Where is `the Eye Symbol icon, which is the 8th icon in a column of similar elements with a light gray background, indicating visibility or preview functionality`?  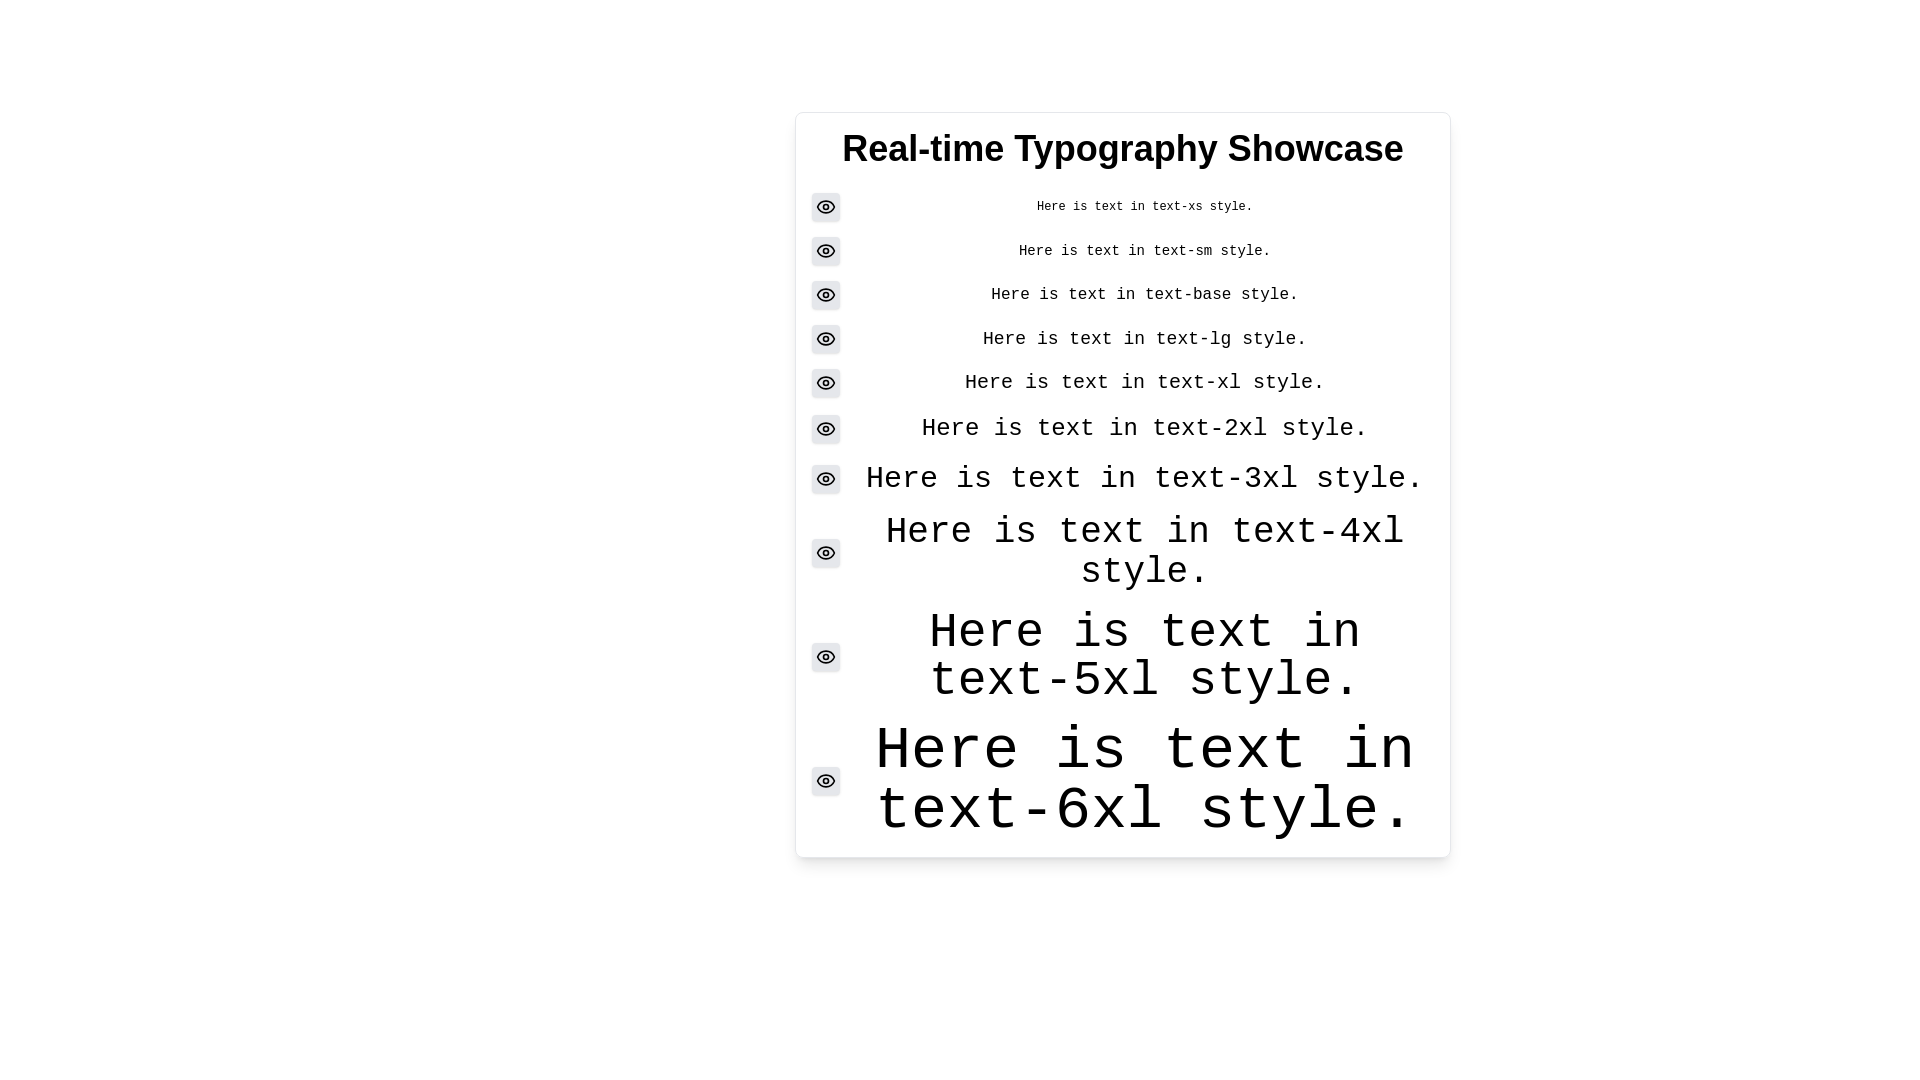
the Eye Symbol icon, which is the 8th icon in a column of similar elements with a light gray background, indicating visibility or preview functionality is located at coordinates (825, 552).